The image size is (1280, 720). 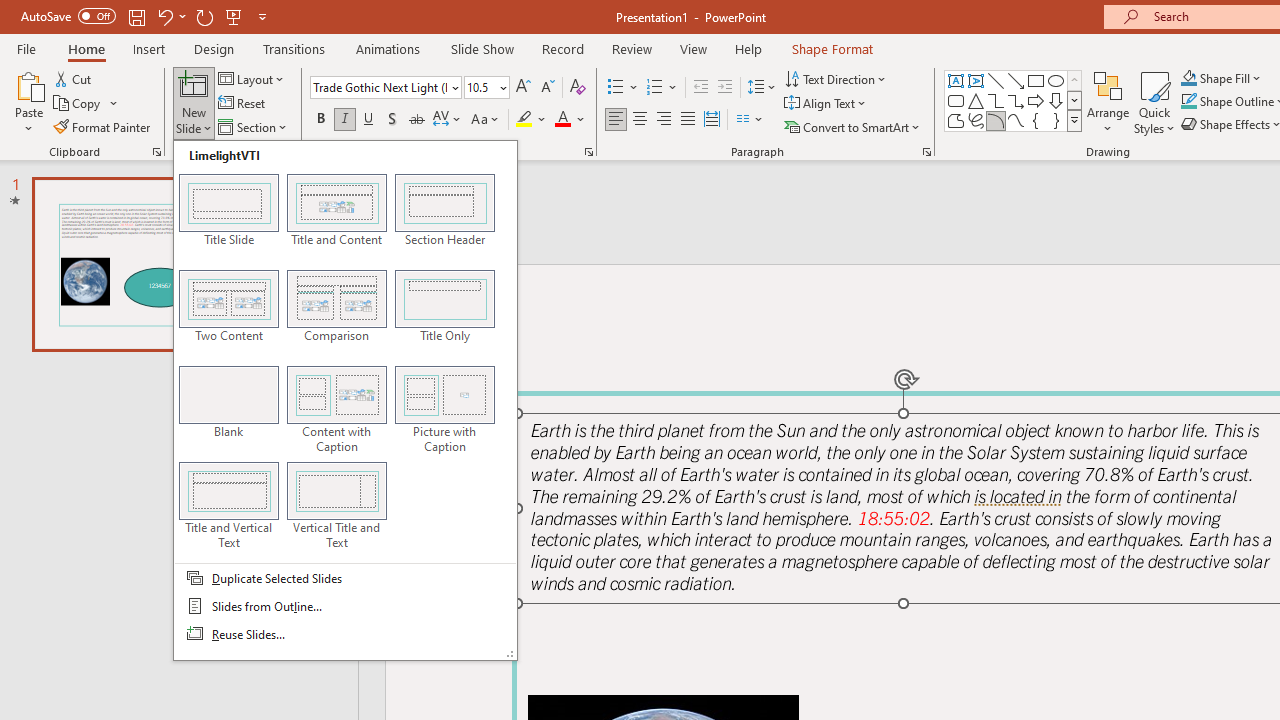 I want to click on 'Shape Outline Teal, Accent 1', so click(x=1189, y=101).